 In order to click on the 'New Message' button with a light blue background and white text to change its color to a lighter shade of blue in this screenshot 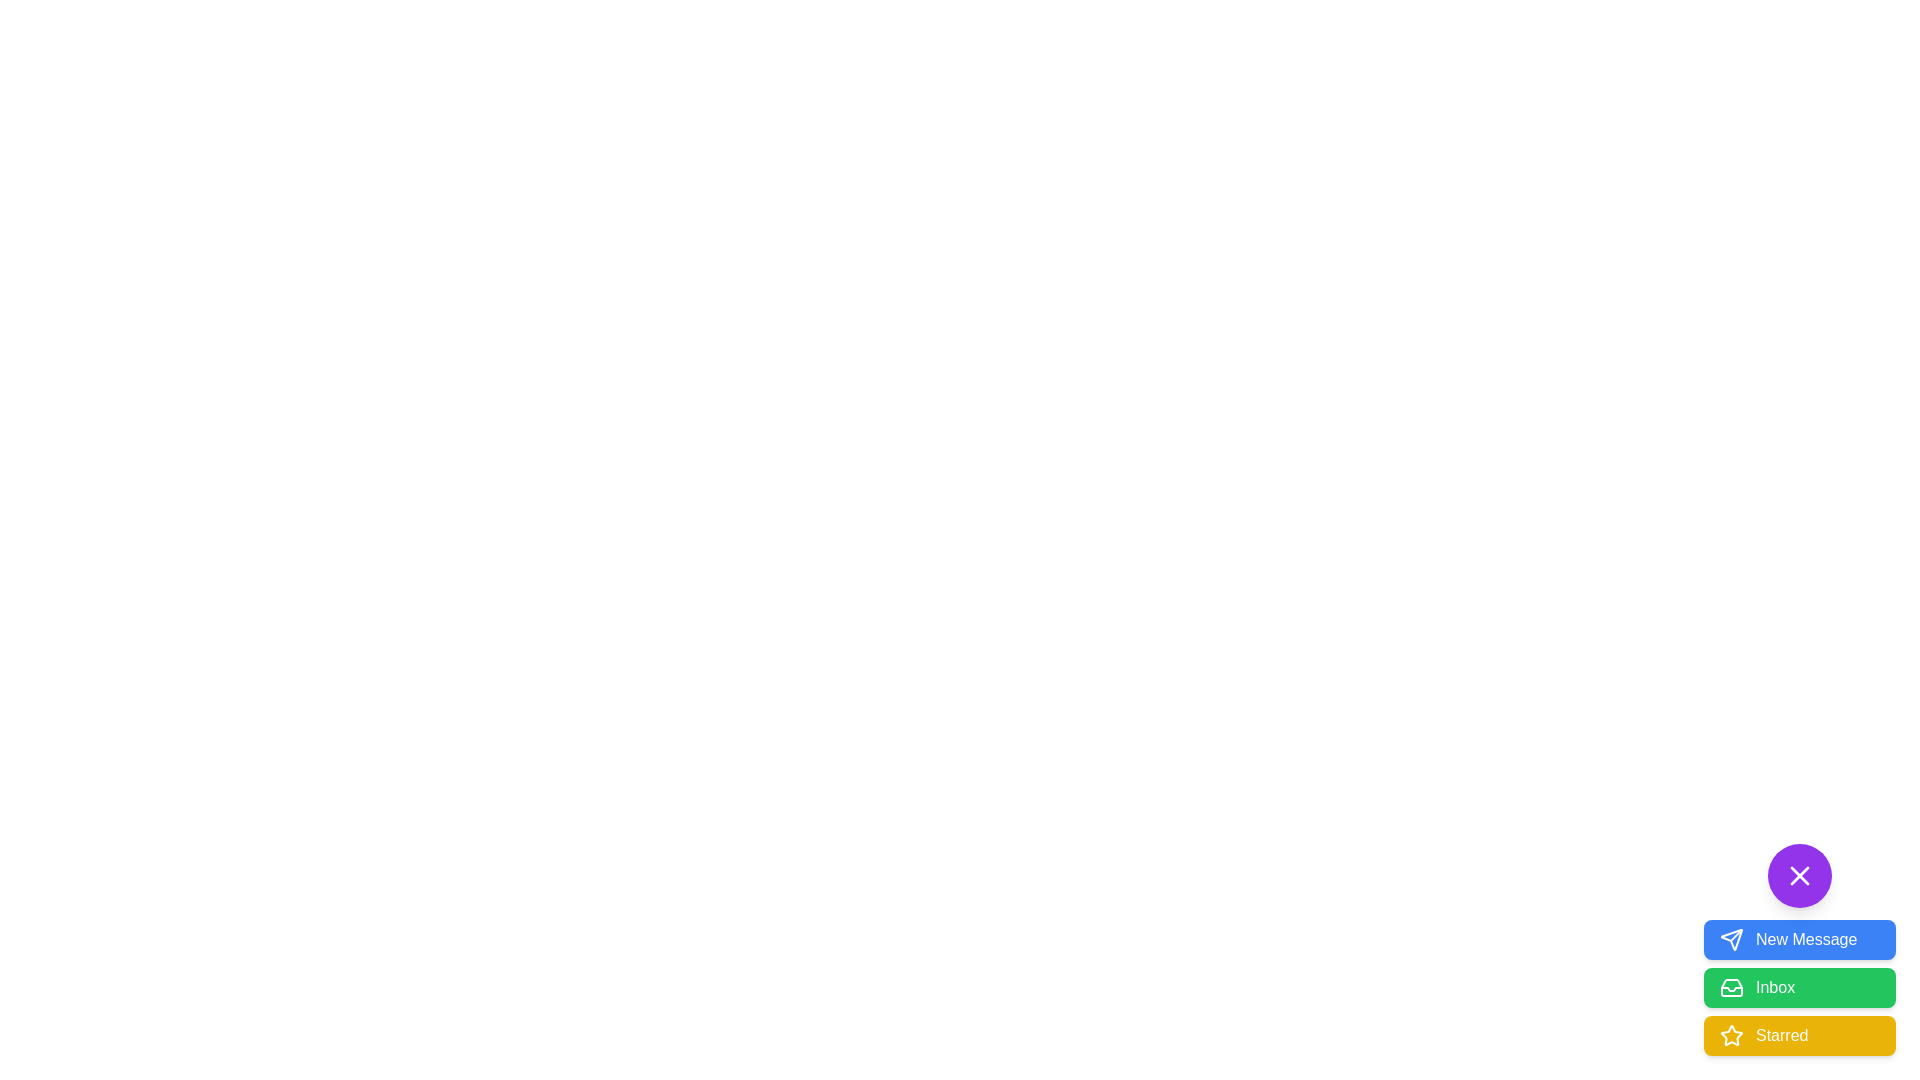, I will do `click(1800, 940)`.